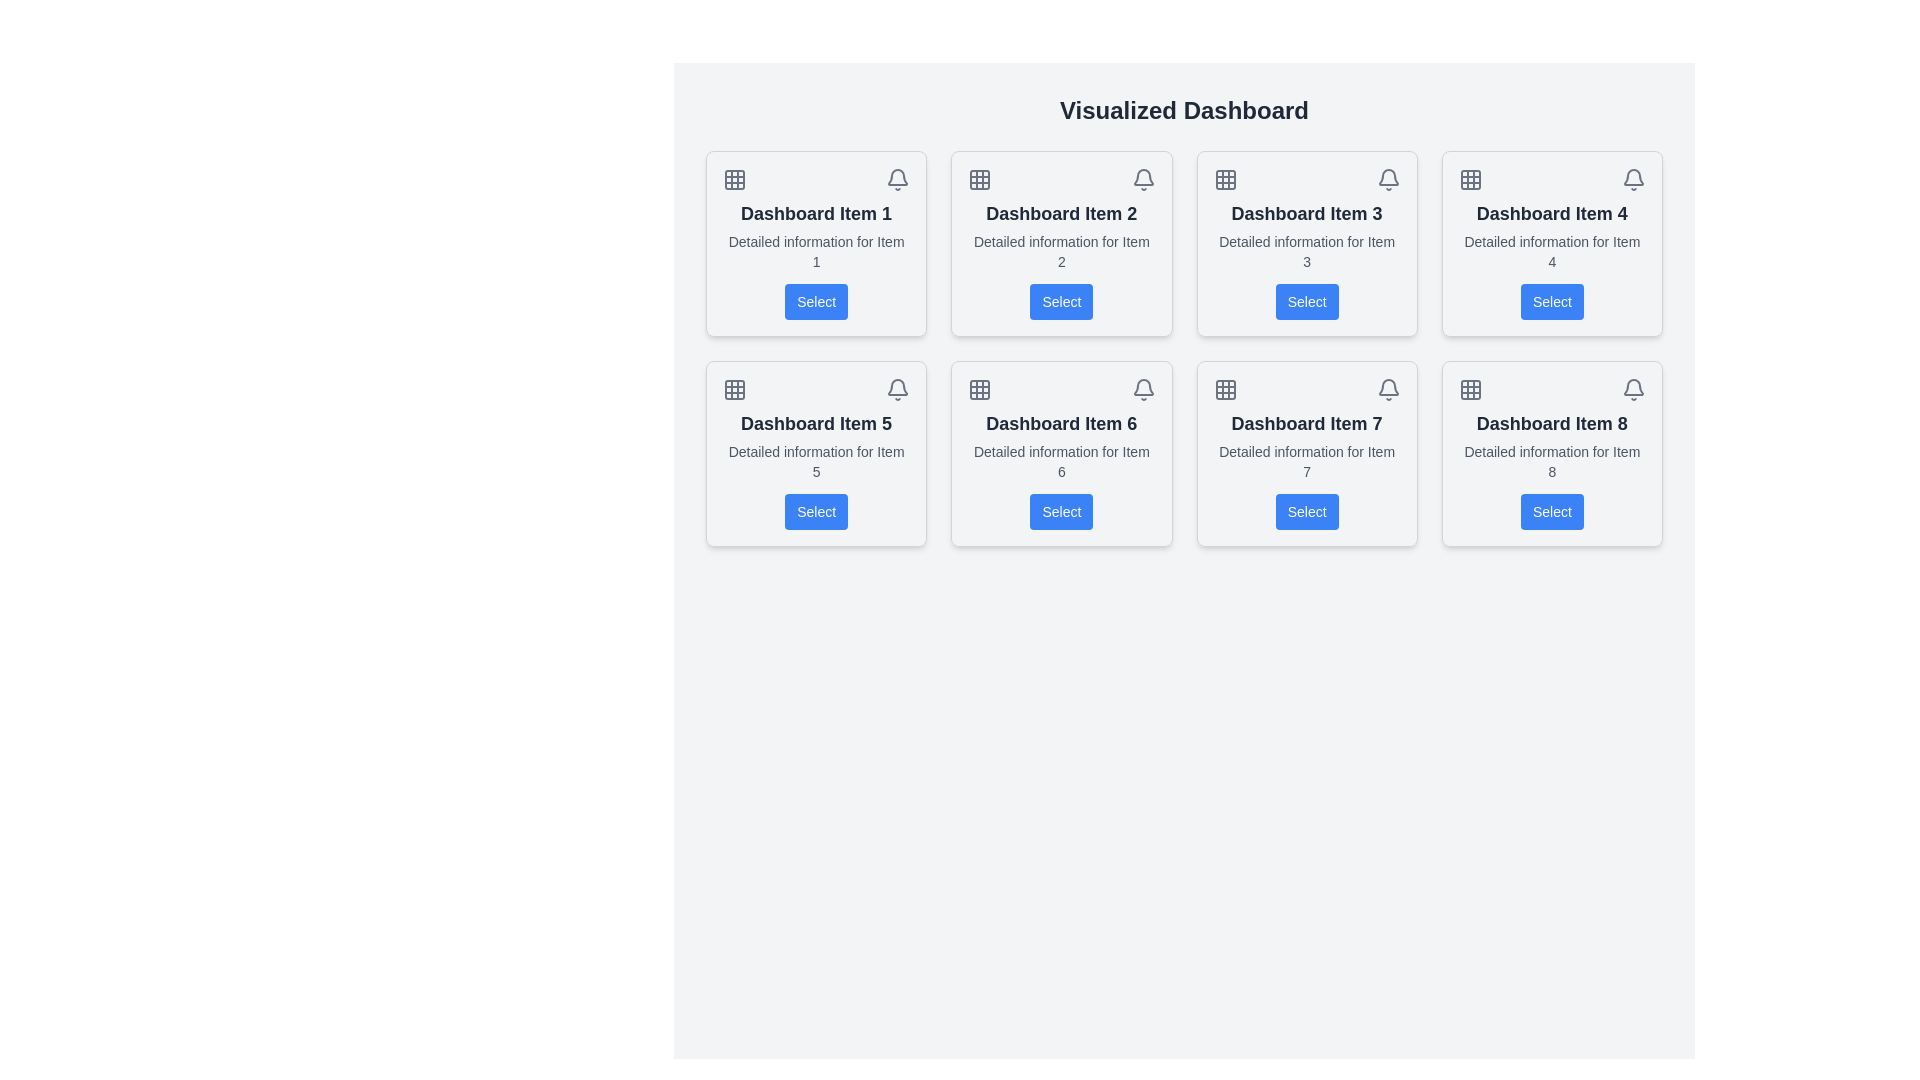 The height and width of the screenshot is (1080, 1920). What do you see at coordinates (1060, 301) in the screenshot?
I see `the 'Select' button located in the second card titled 'Dashboard Item 2' in the grid layout, positioned in the top-central area of the interface` at bounding box center [1060, 301].